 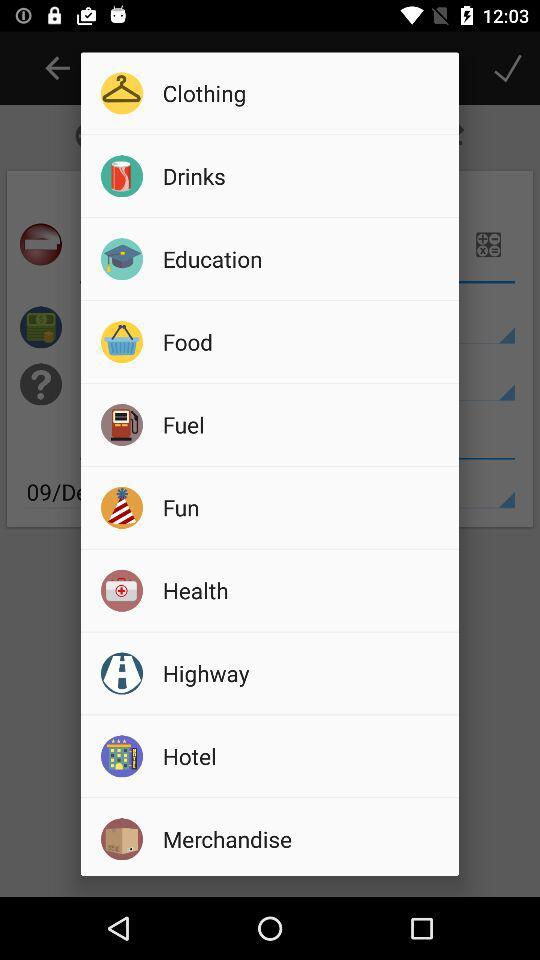 I want to click on the education icon, so click(x=303, y=257).